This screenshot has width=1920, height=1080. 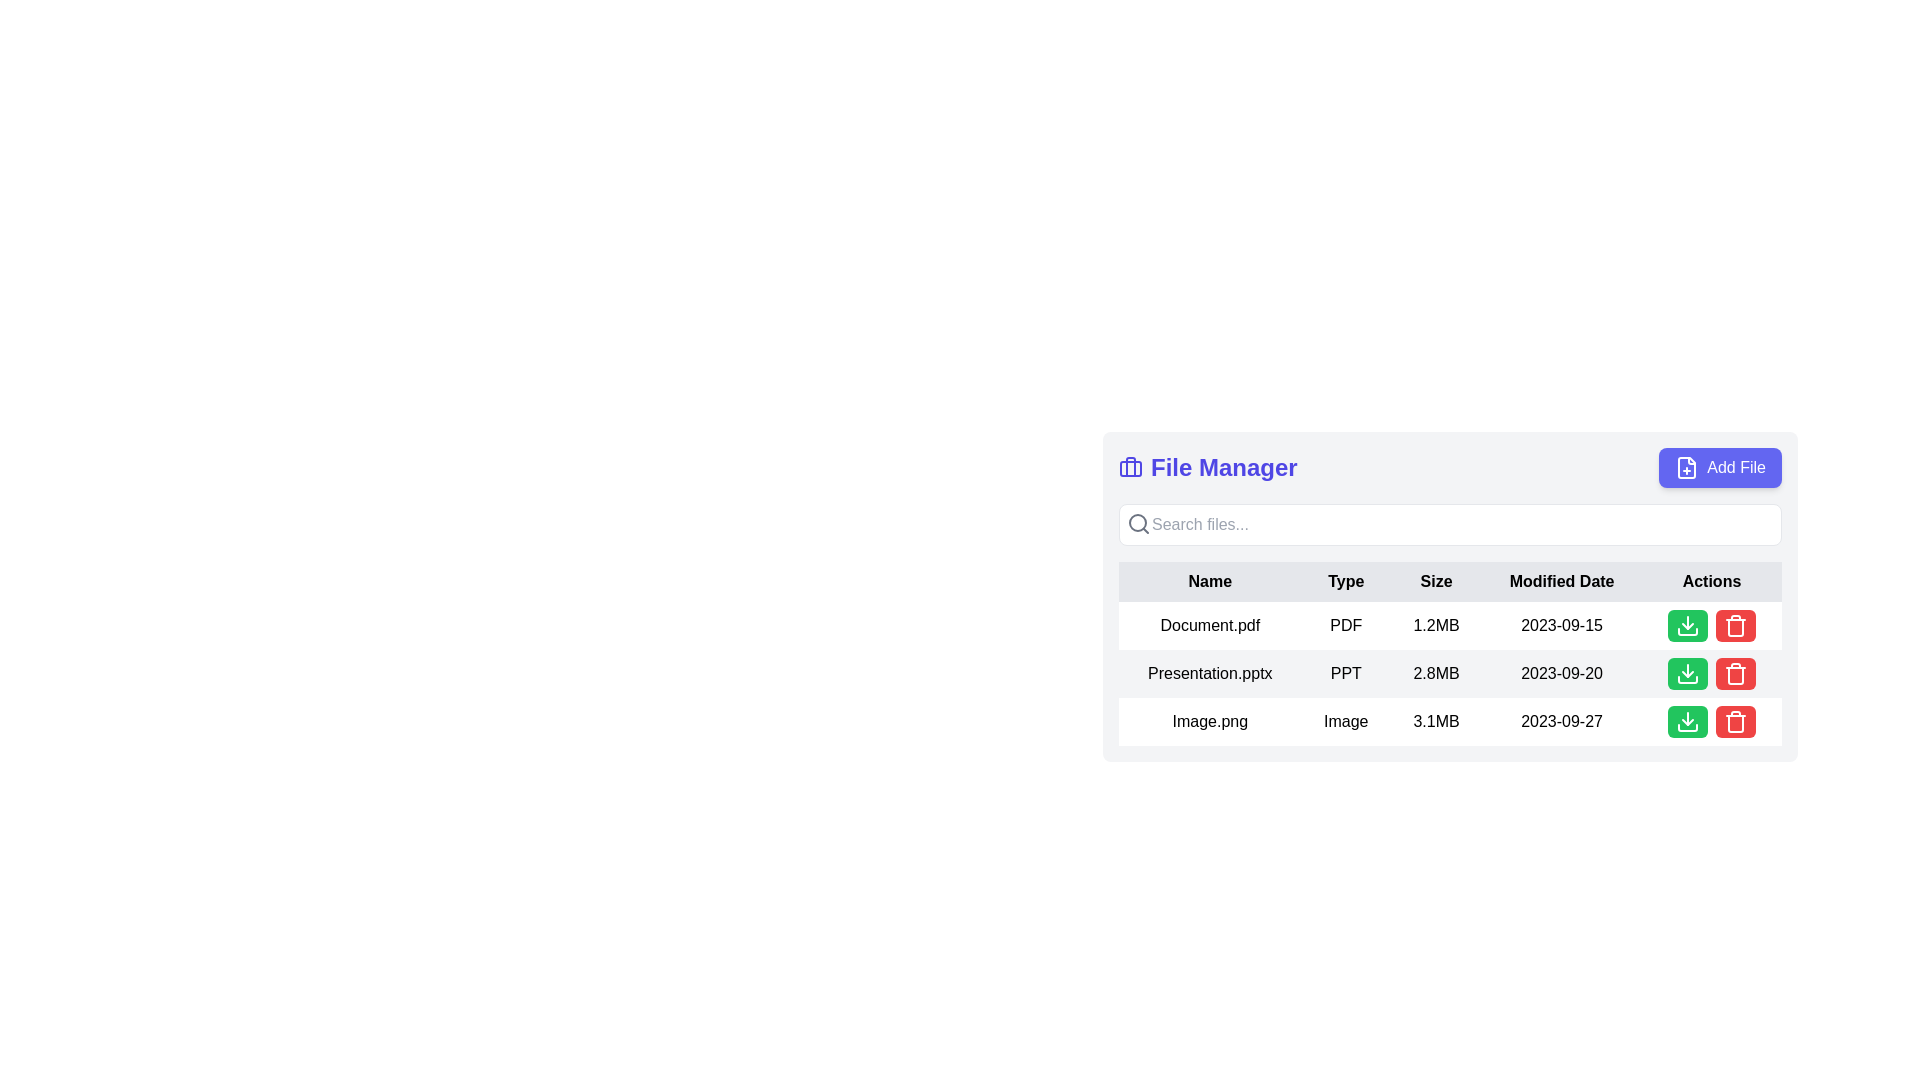 I want to click on the red delete button with a trash can icon, so click(x=1711, y=674).